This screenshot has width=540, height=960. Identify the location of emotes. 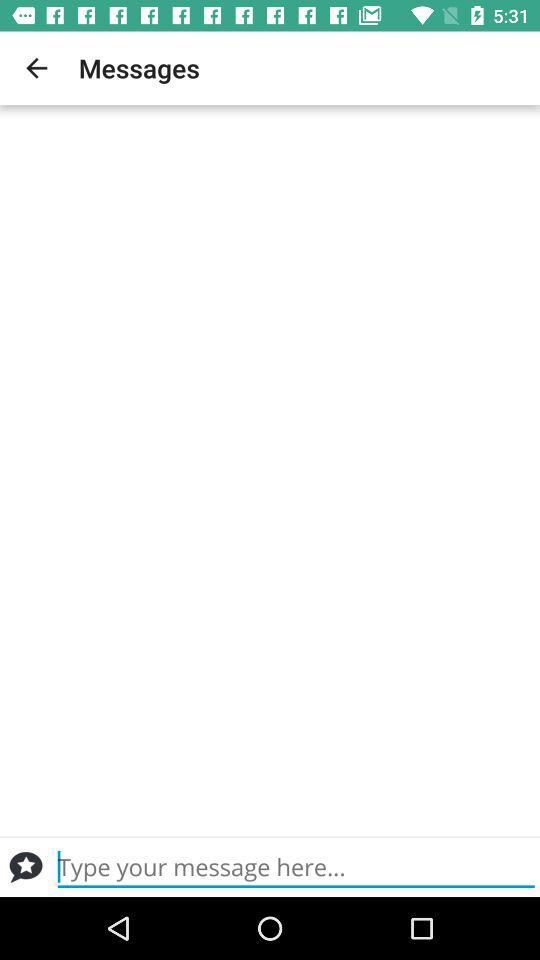
(25, 866).